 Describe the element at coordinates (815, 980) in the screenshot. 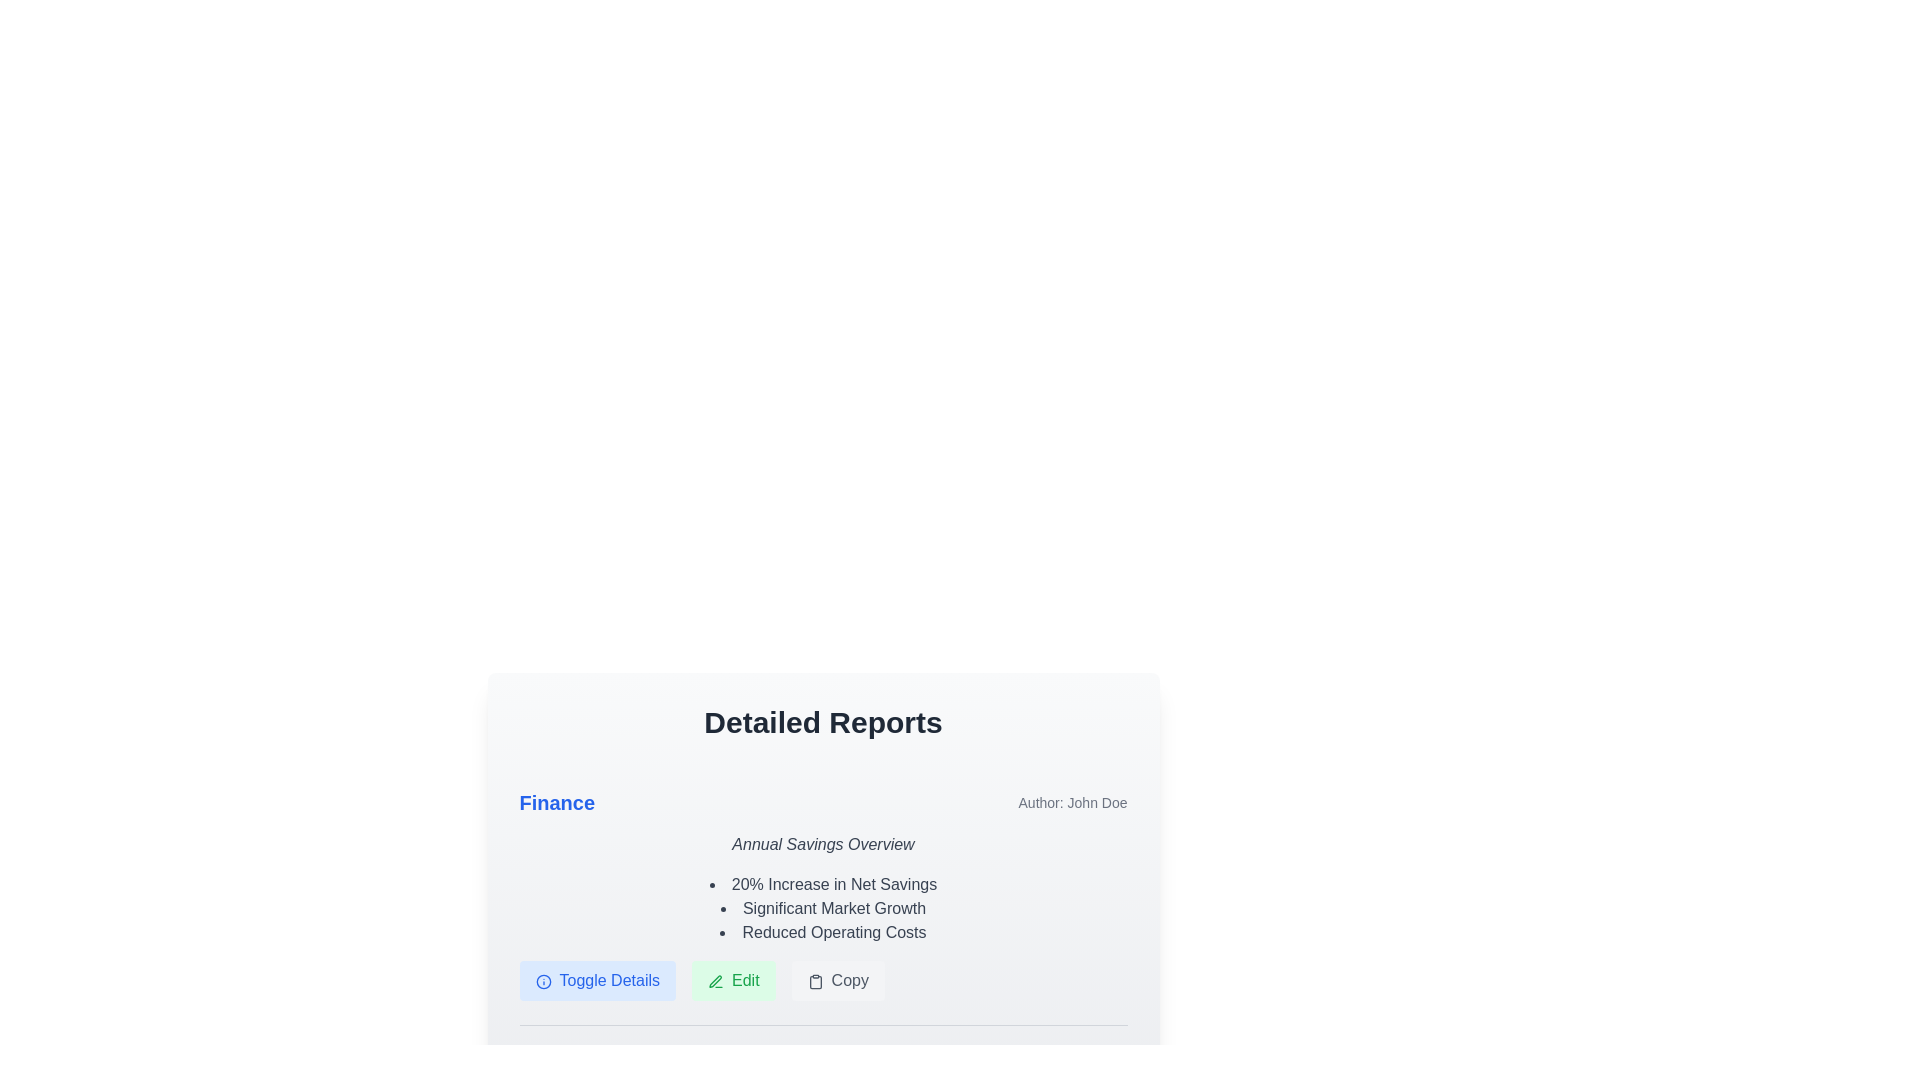

I see `the copy icon located at the bottom right corner of the 'Detailed Reports' UI card, which visually enhances the functionality of the 'Copy' button` at that location.